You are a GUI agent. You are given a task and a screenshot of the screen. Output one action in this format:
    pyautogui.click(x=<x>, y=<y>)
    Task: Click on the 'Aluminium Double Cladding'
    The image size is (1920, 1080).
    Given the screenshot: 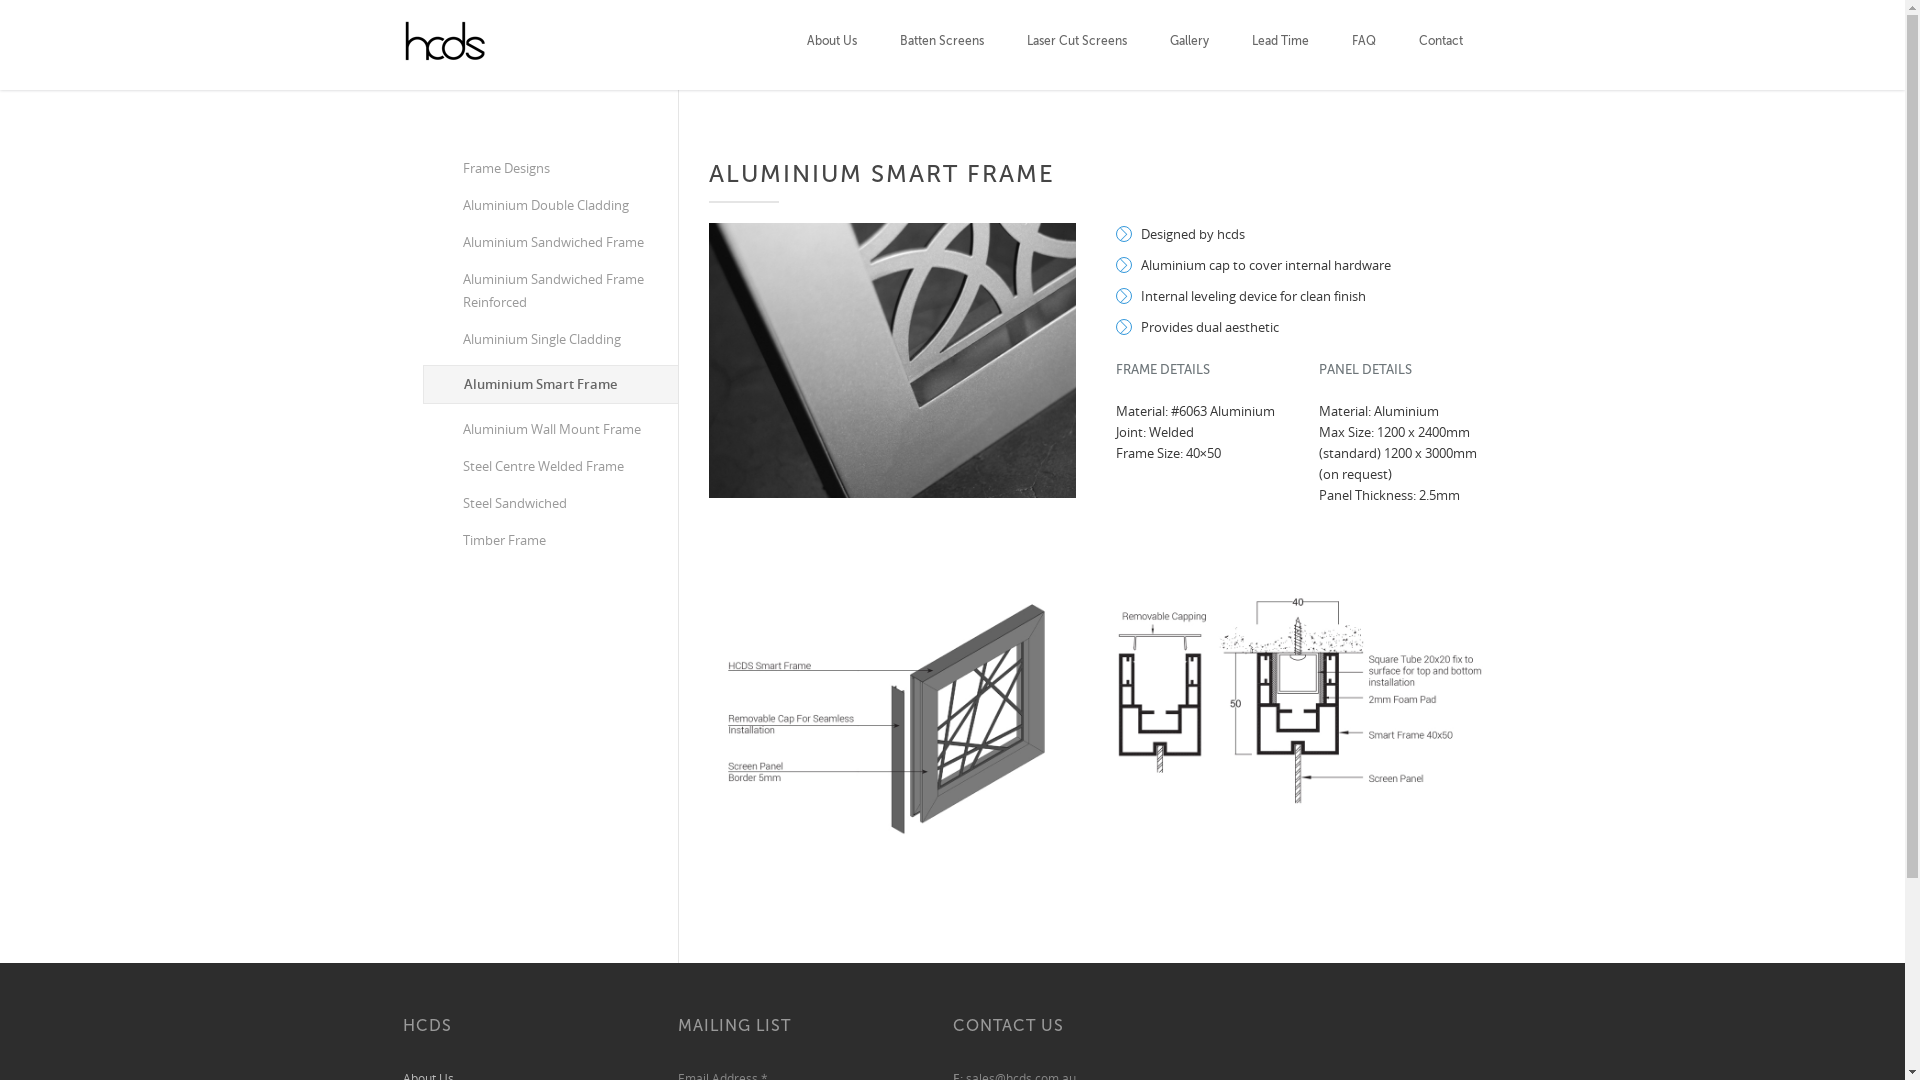 What is the action you would take?
    pyautogui.click(x=549, y=205)
    